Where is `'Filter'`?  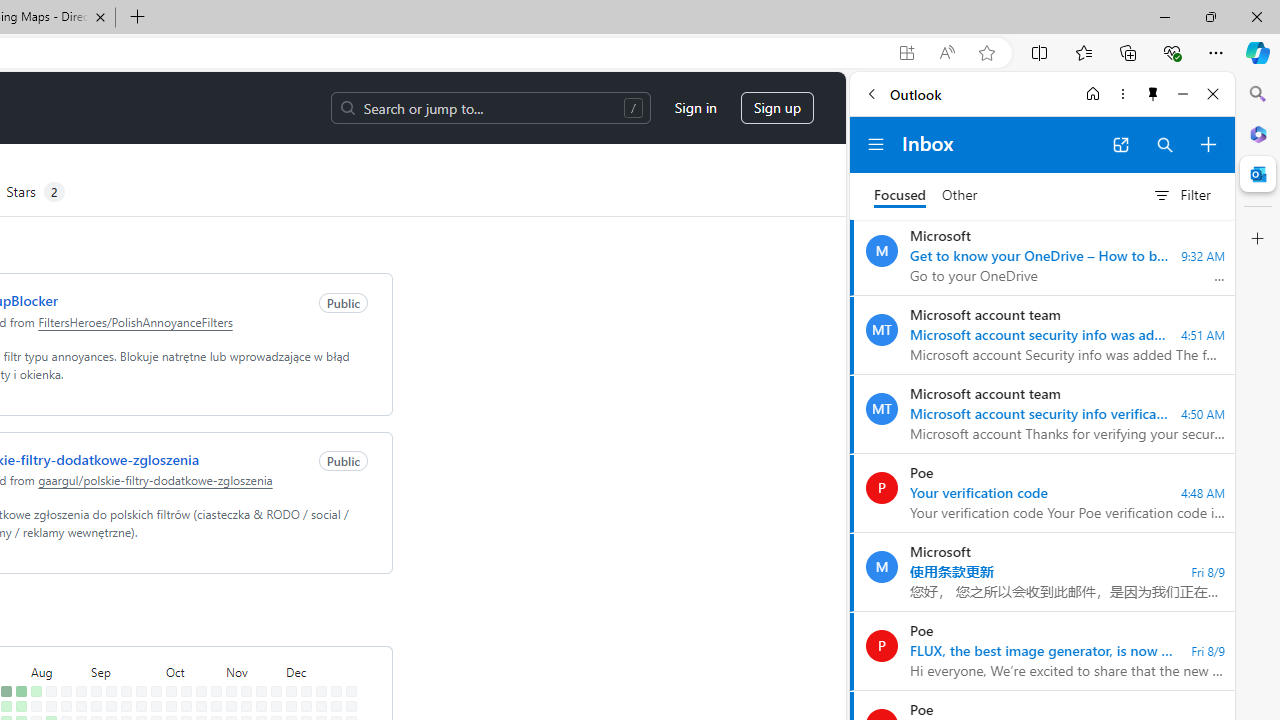
'Filter' is located at coordinates (1181, 195).